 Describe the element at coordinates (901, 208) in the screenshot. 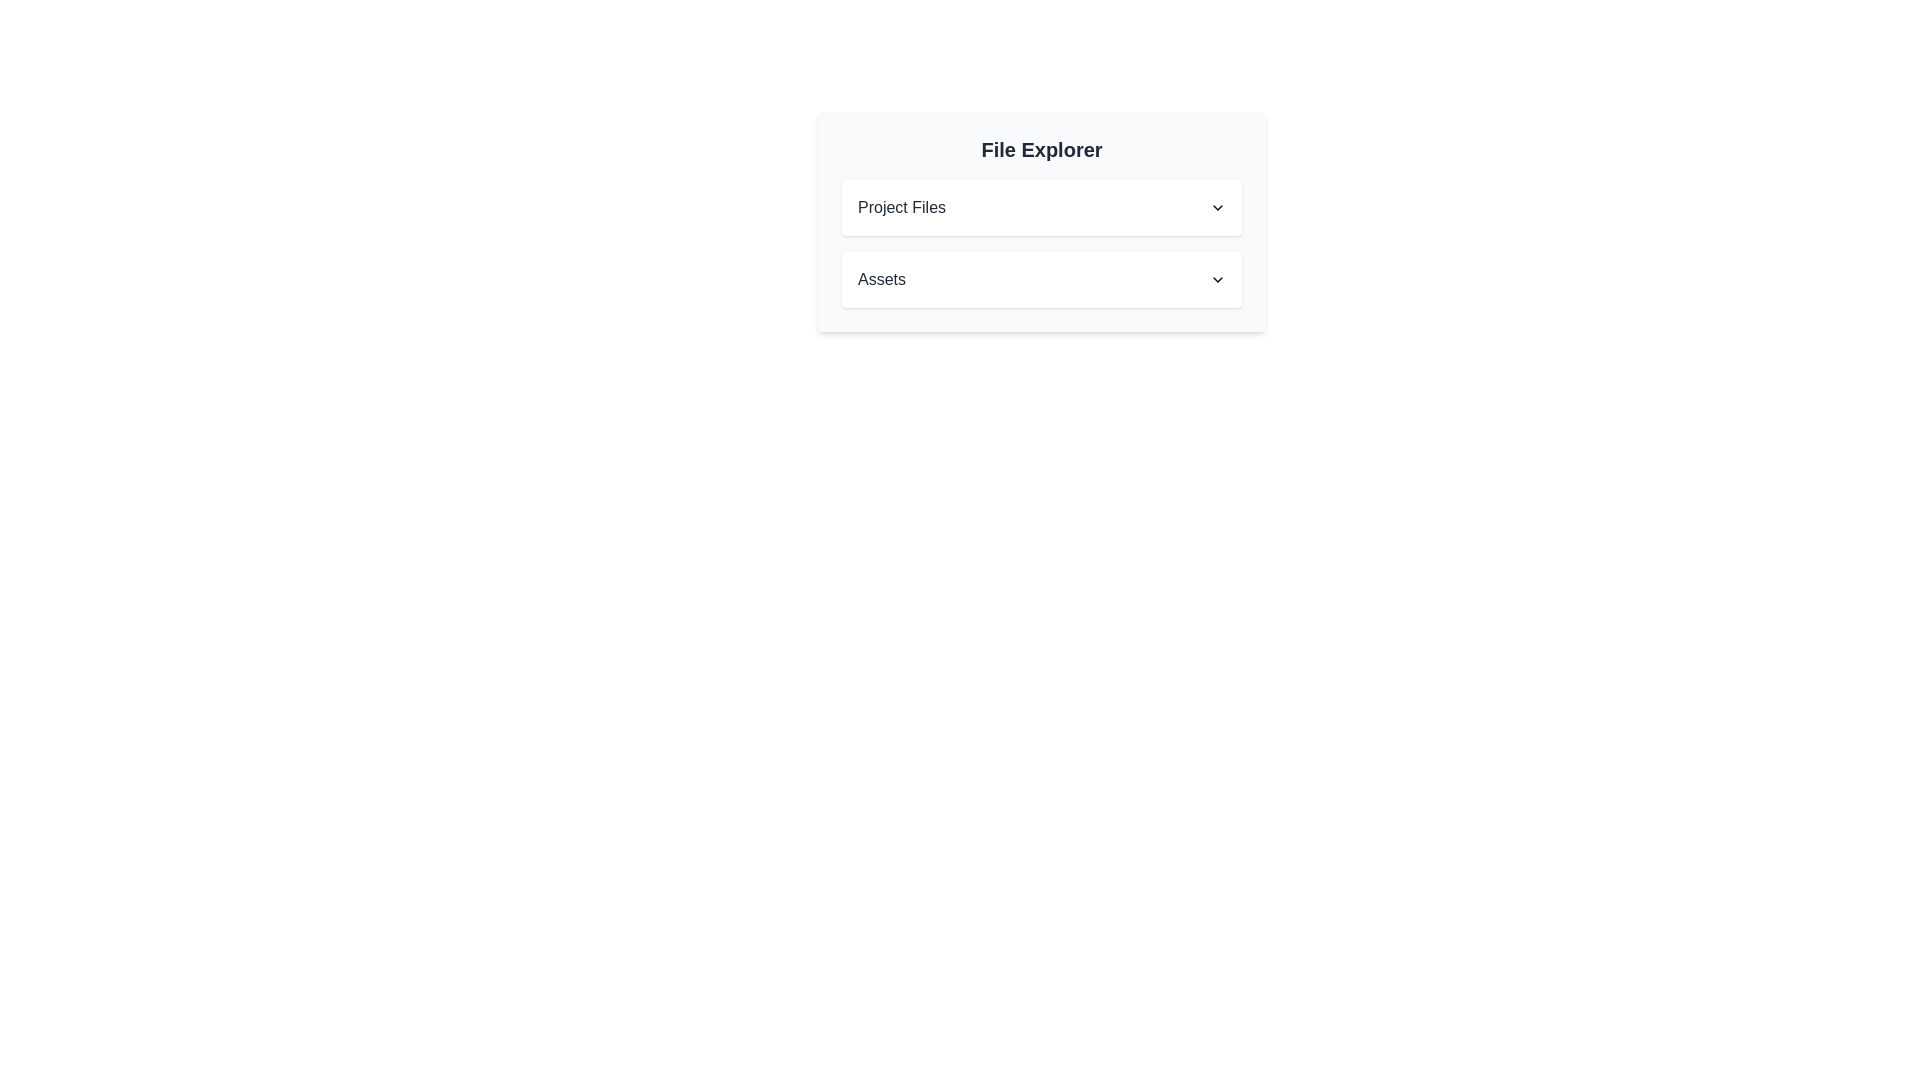

I see `the 'Project Files' text label in the file explorer module, which is displayed in medium font weight and gray color, positioned as a dropdown item above the 'Assets' dropdown` at that location.